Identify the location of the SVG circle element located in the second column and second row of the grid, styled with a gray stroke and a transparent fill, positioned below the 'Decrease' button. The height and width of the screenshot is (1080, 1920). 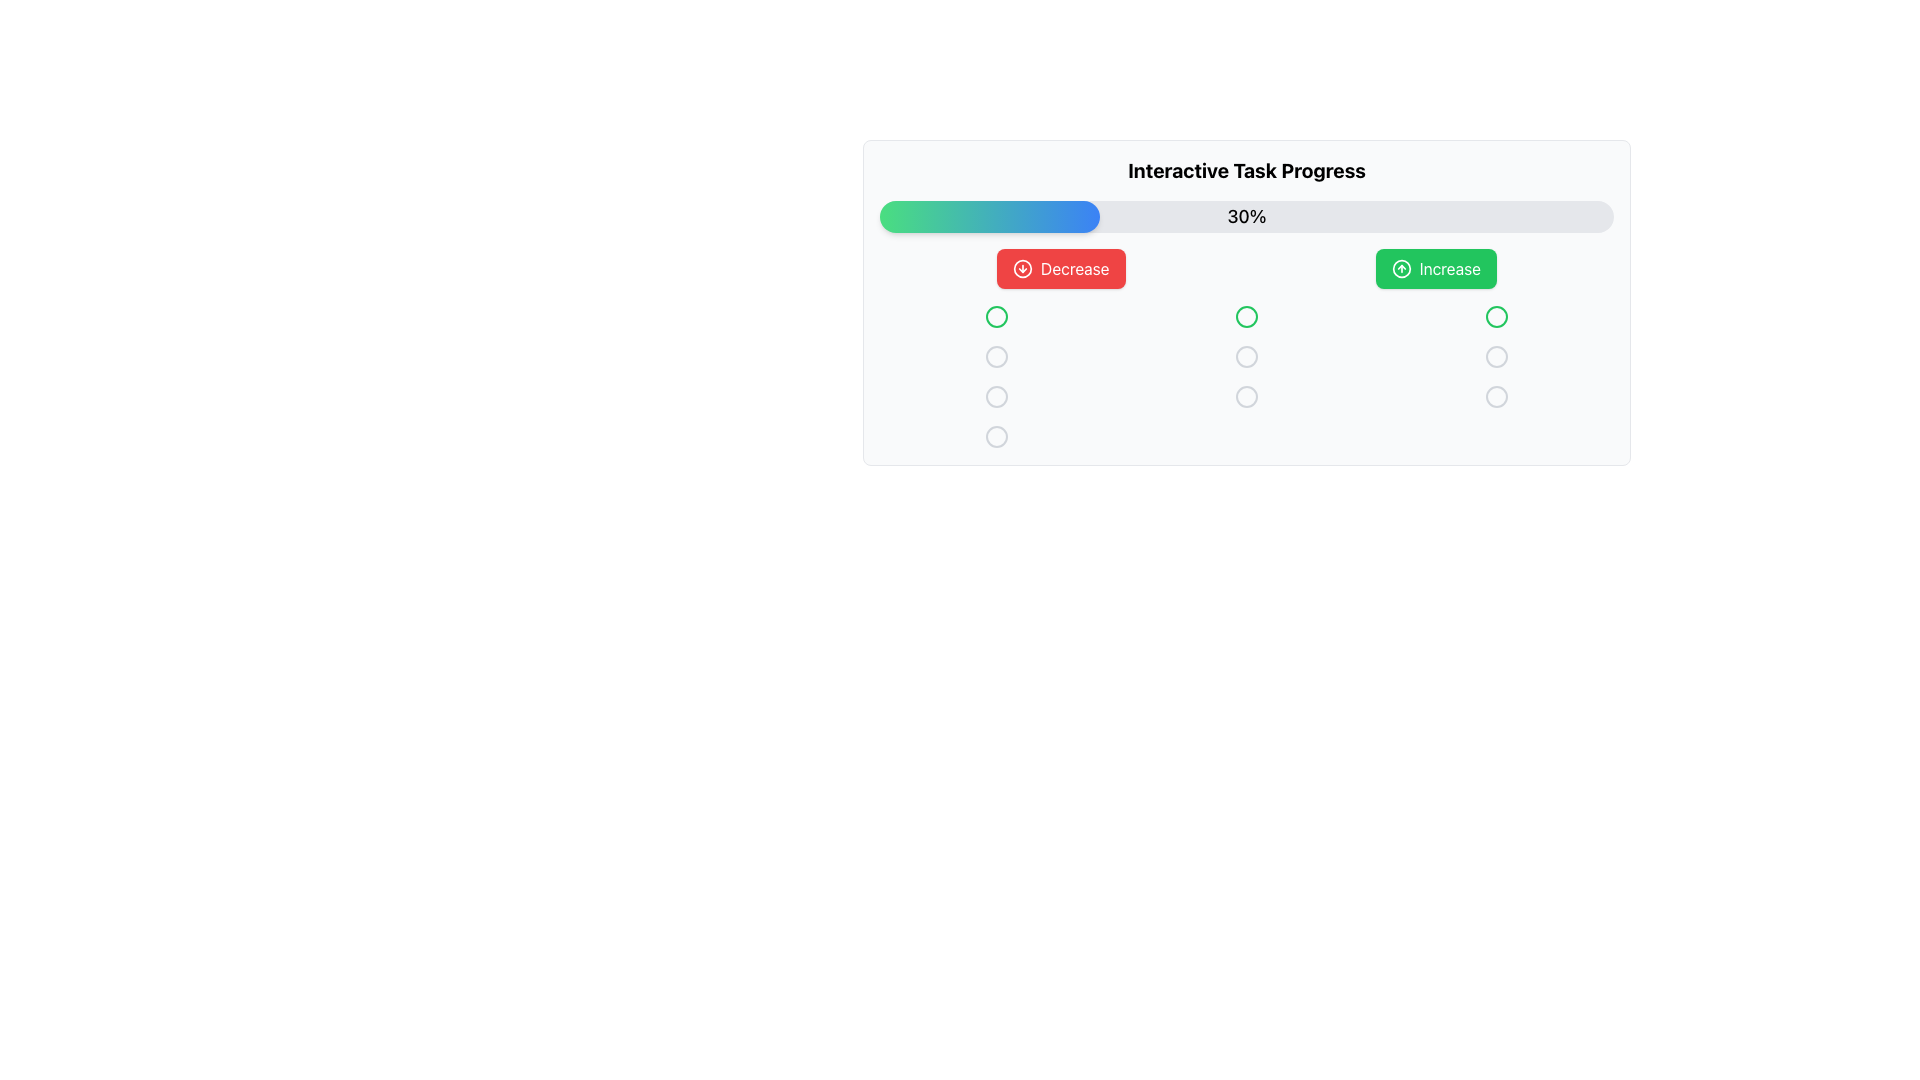
(997, 356).